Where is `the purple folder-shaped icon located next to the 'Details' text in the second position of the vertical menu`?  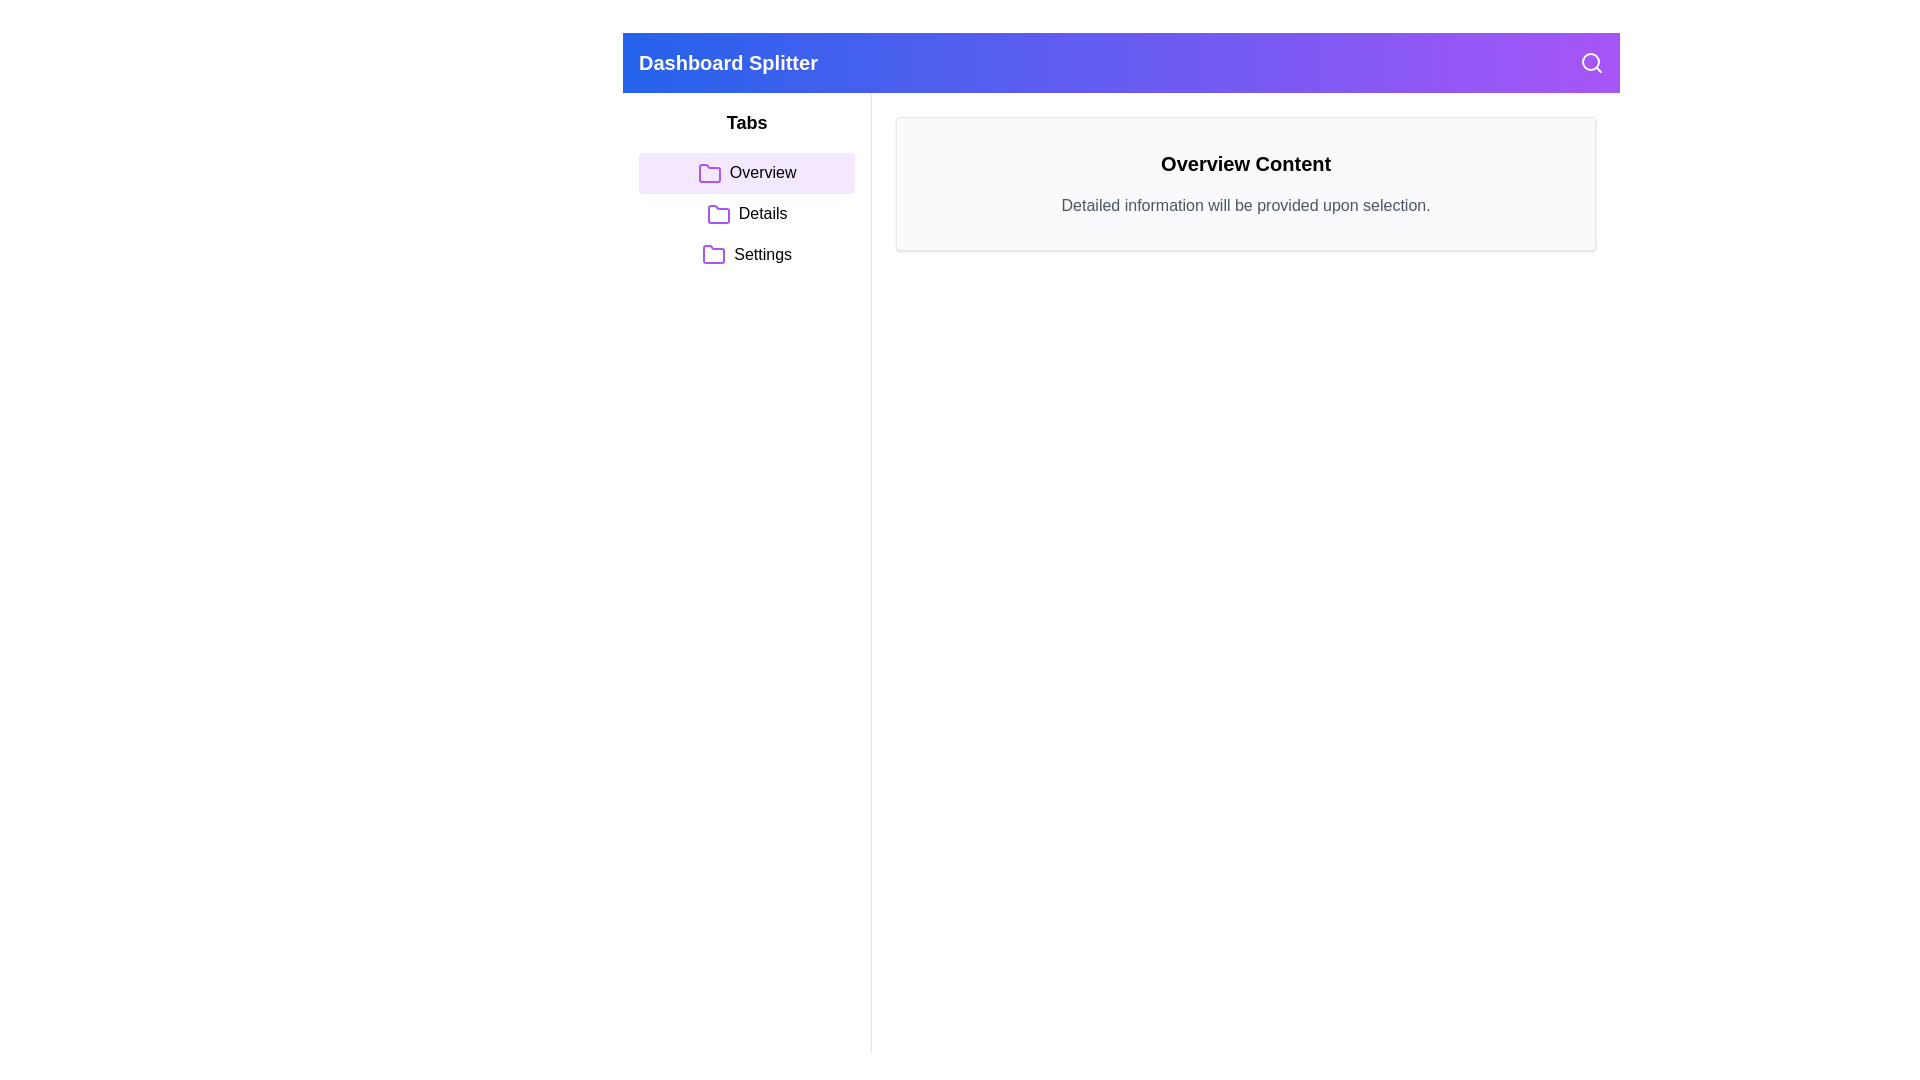
the purple folder-shaped icon located next to the 'Details' text in the second position of the vertical menu is located at coordinates (718, 214).